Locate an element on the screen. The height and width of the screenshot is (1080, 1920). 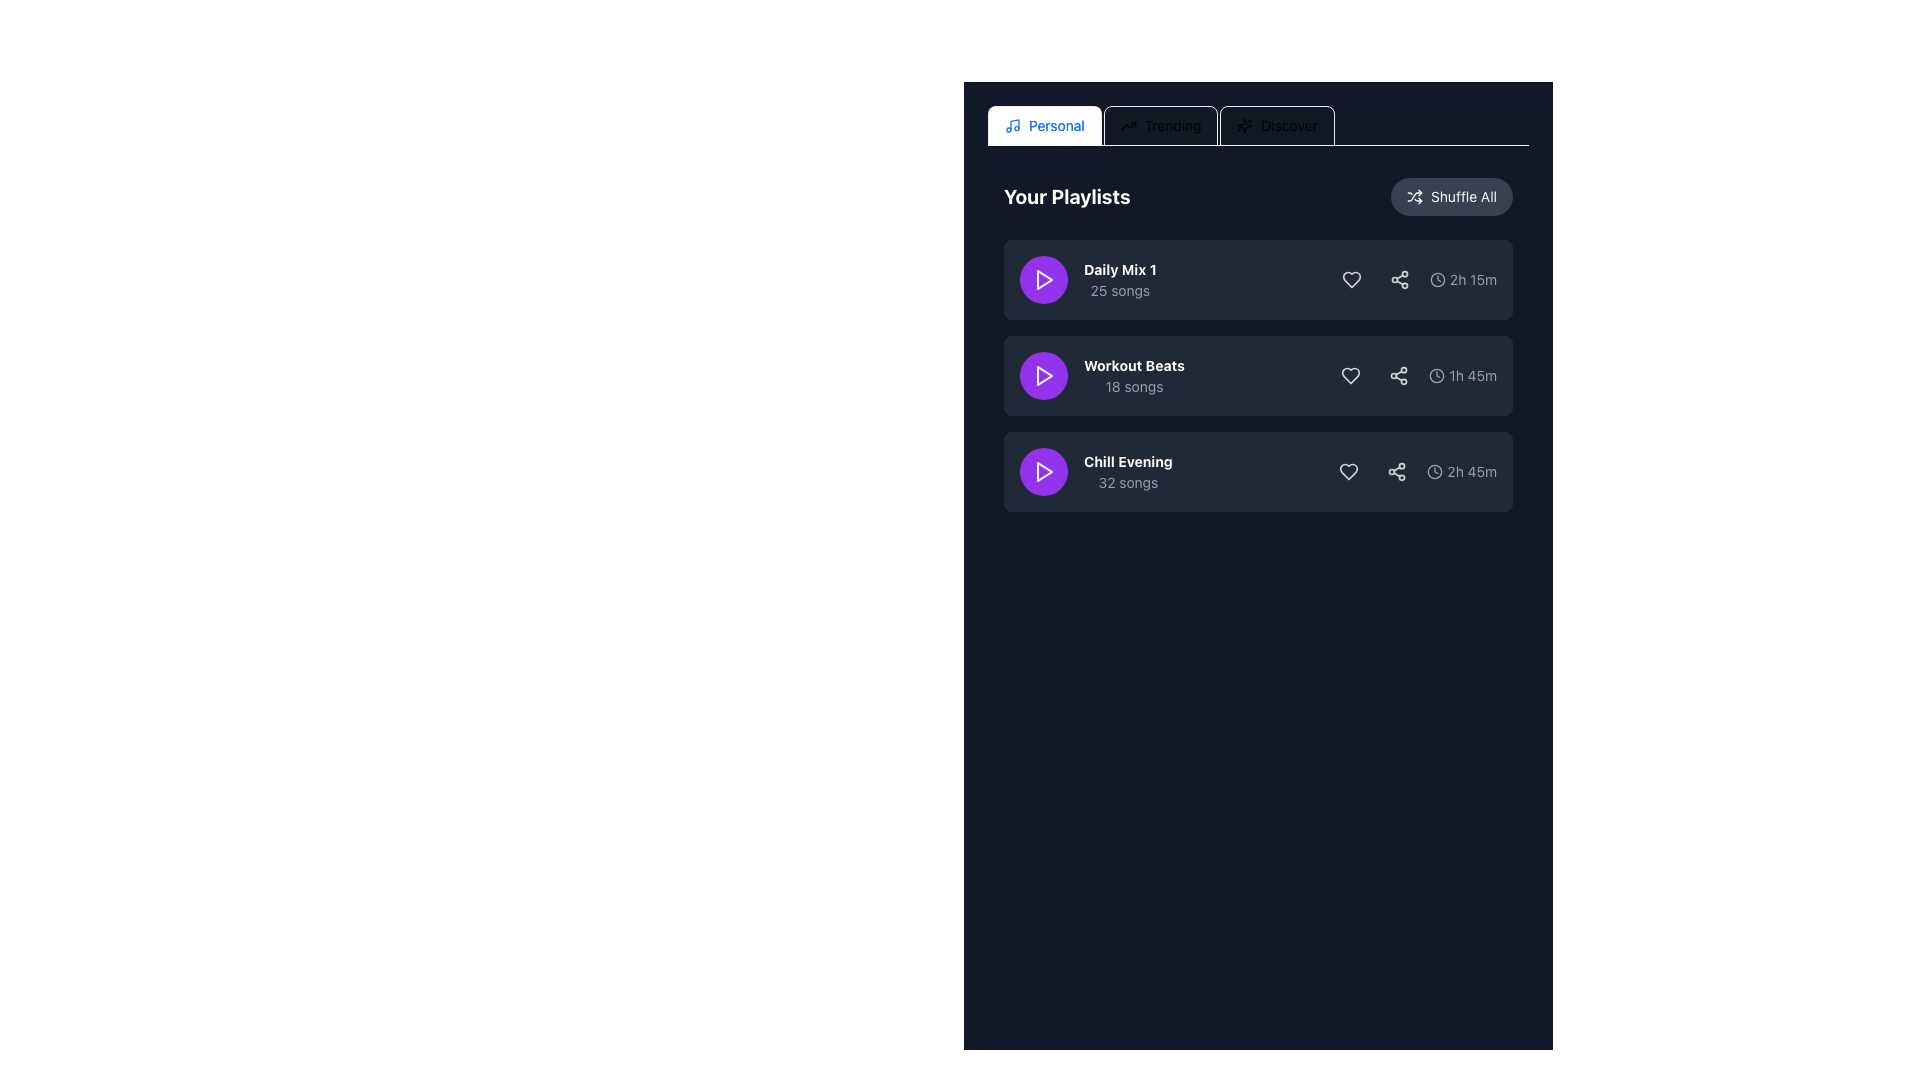
the small clock icon located to the left of the time label '2h 15m' in the playlist 'Daily Mix 1' is located at coordinates (1436, 280).